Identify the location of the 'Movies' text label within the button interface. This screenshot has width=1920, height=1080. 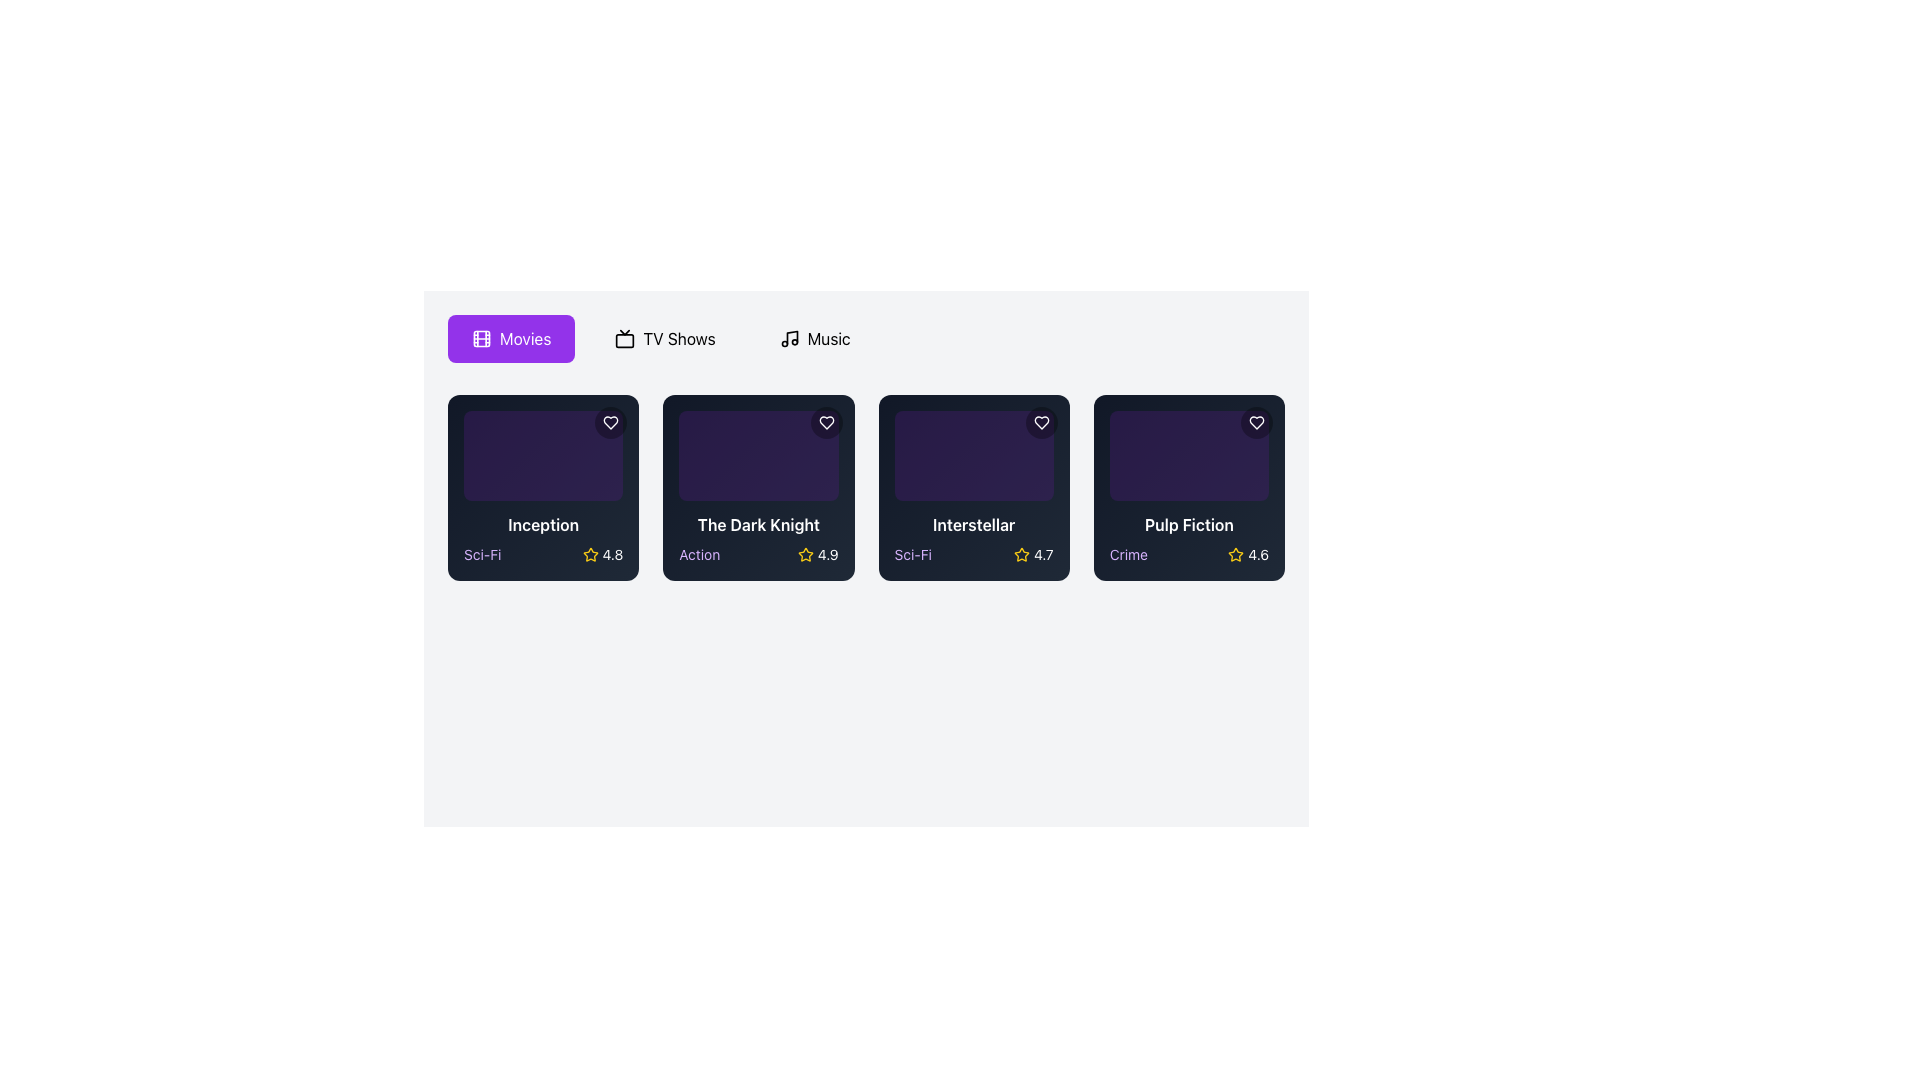
(525, 338).